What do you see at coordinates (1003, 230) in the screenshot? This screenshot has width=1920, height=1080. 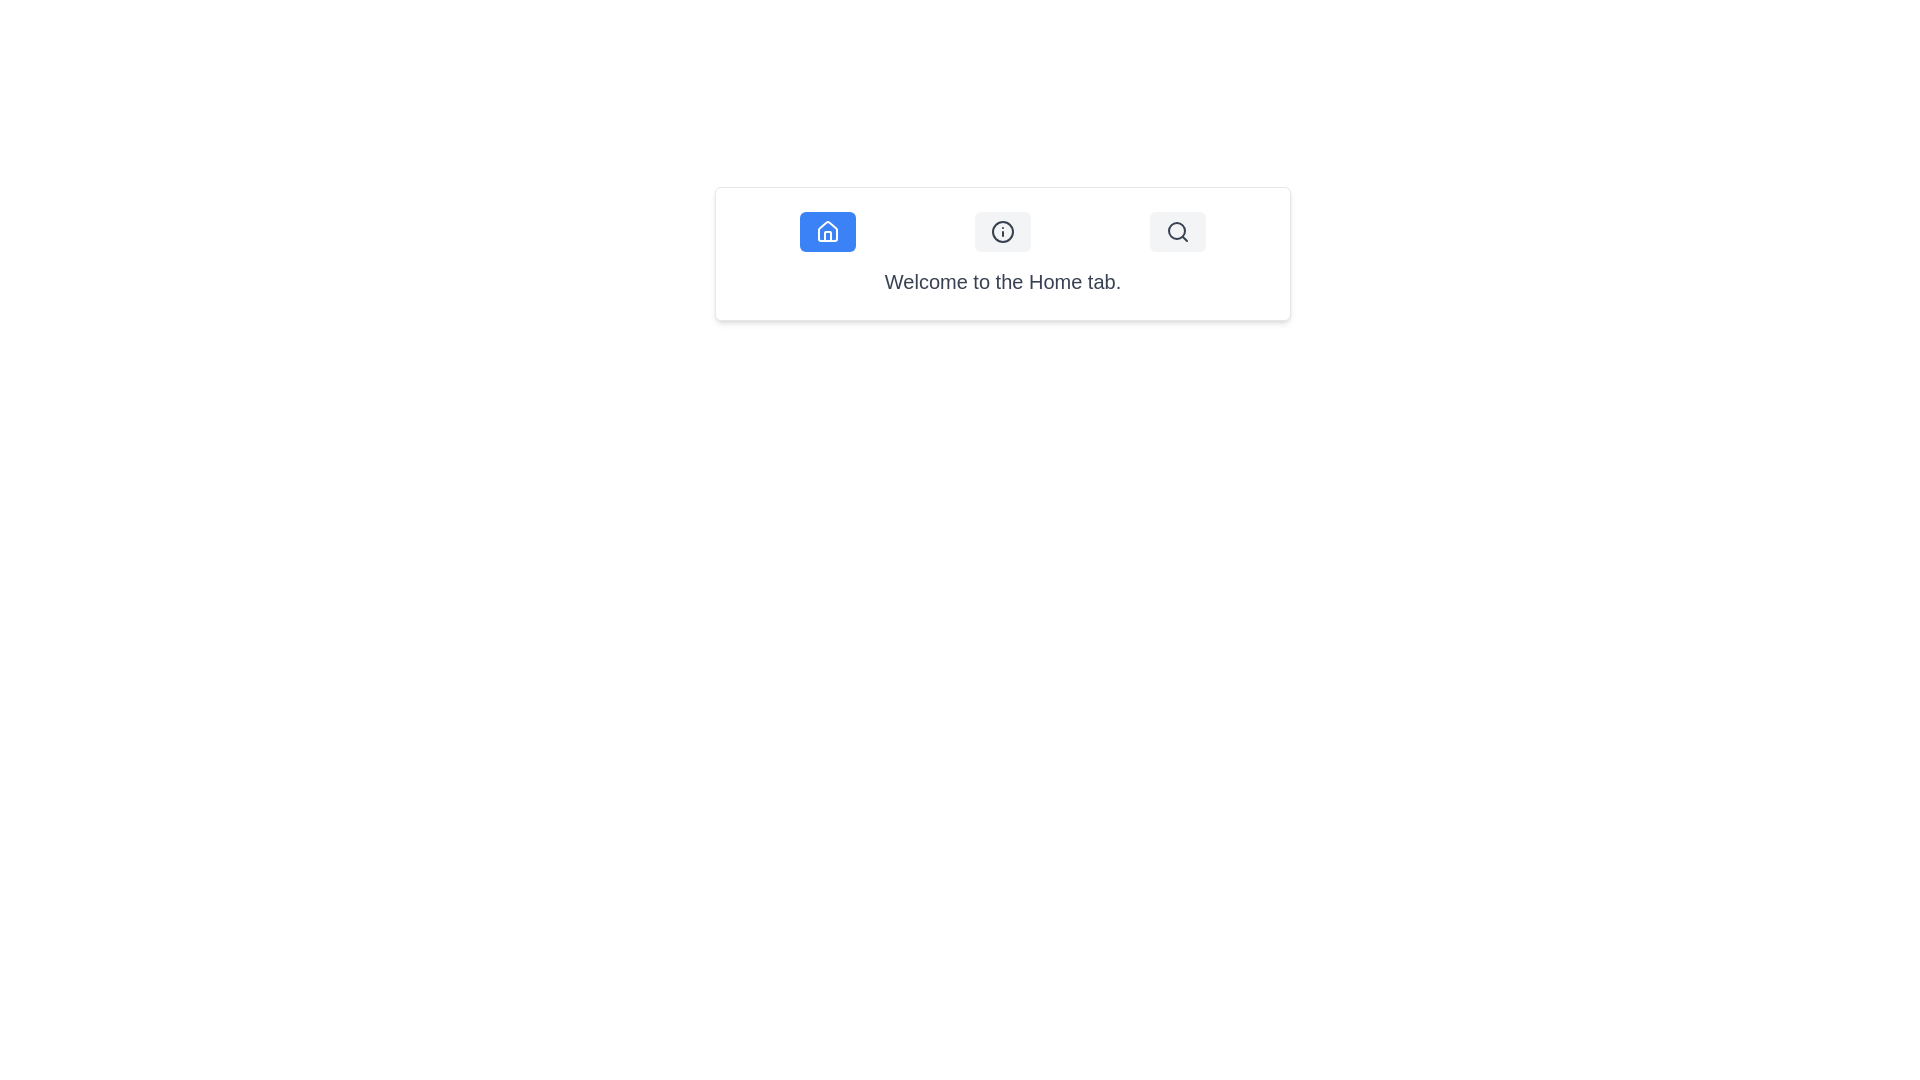 I see `the informational button located centrally among three buttons in a horizontal row, positioned above the text 'Welcome to the Home tab'` at bounding box center [1003, 230].